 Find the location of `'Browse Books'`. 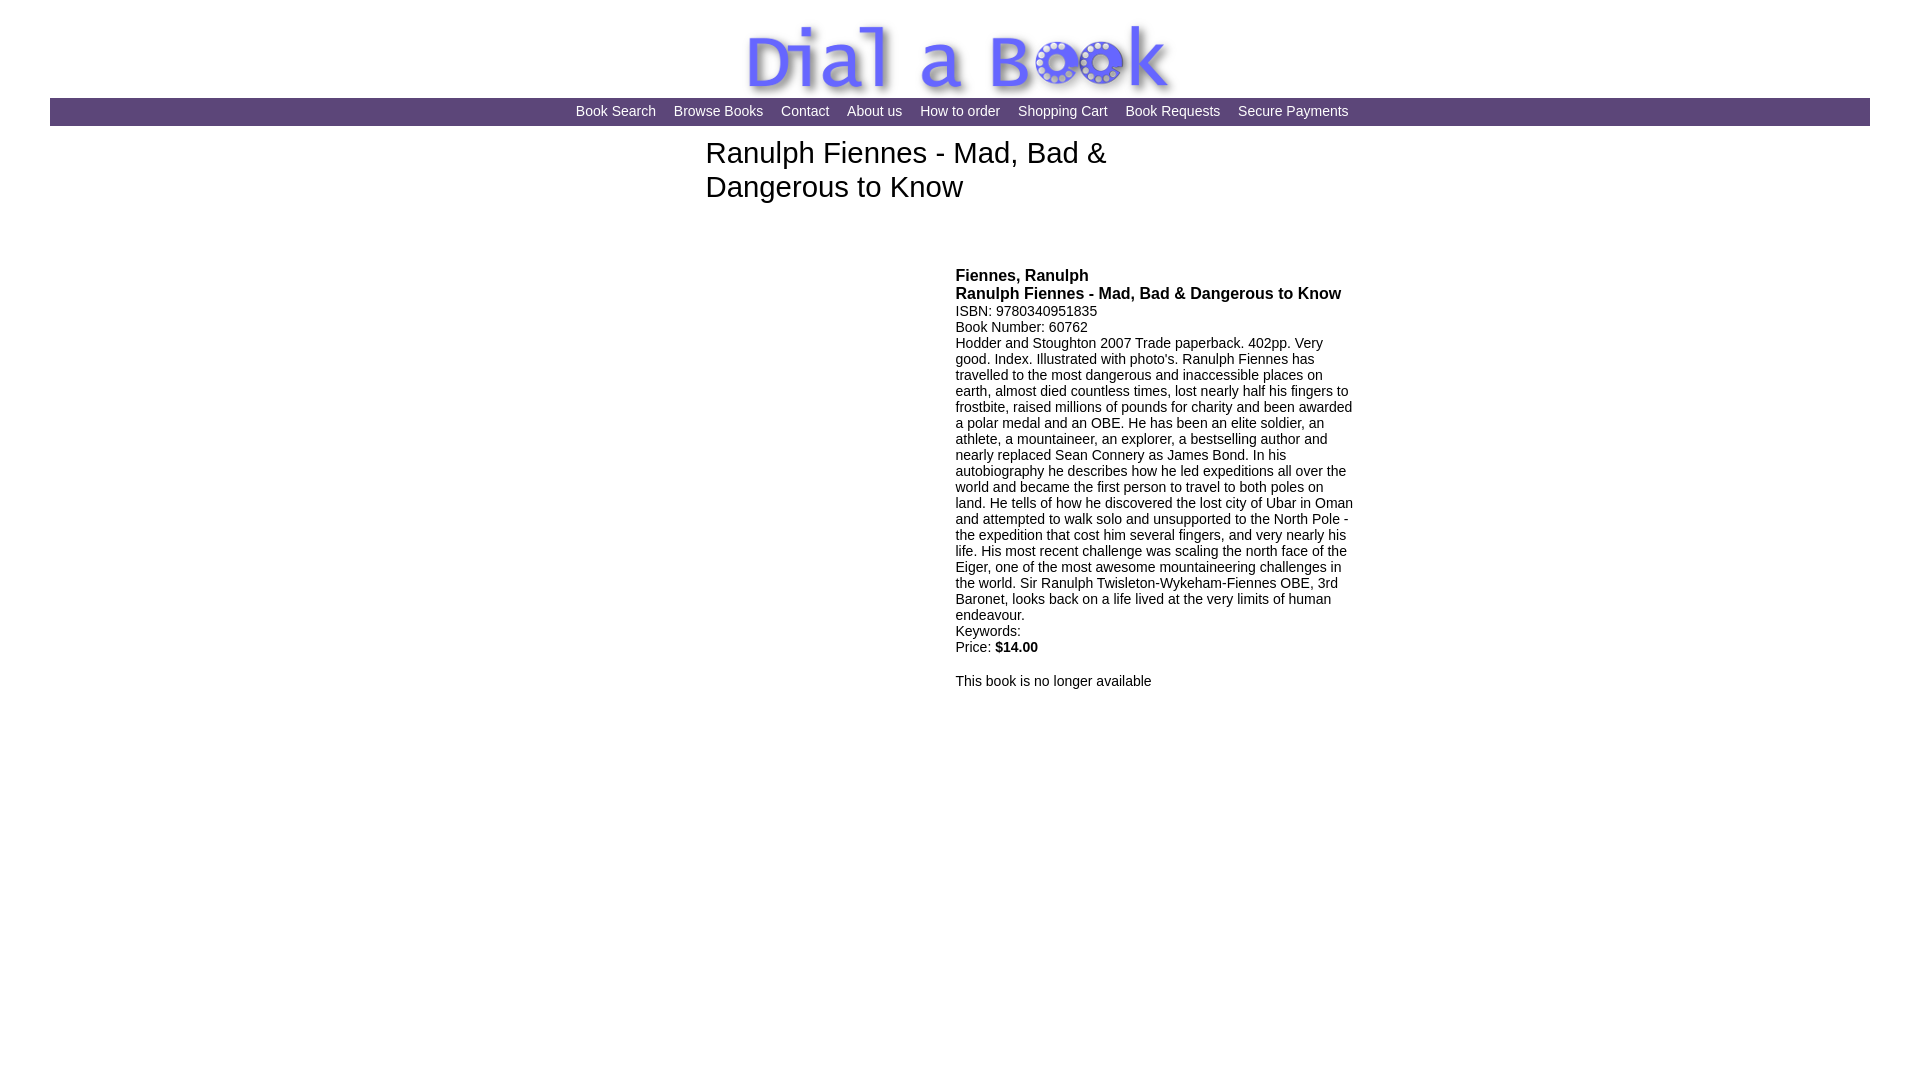

'Browse Books' is located at coordinates (673, 111).